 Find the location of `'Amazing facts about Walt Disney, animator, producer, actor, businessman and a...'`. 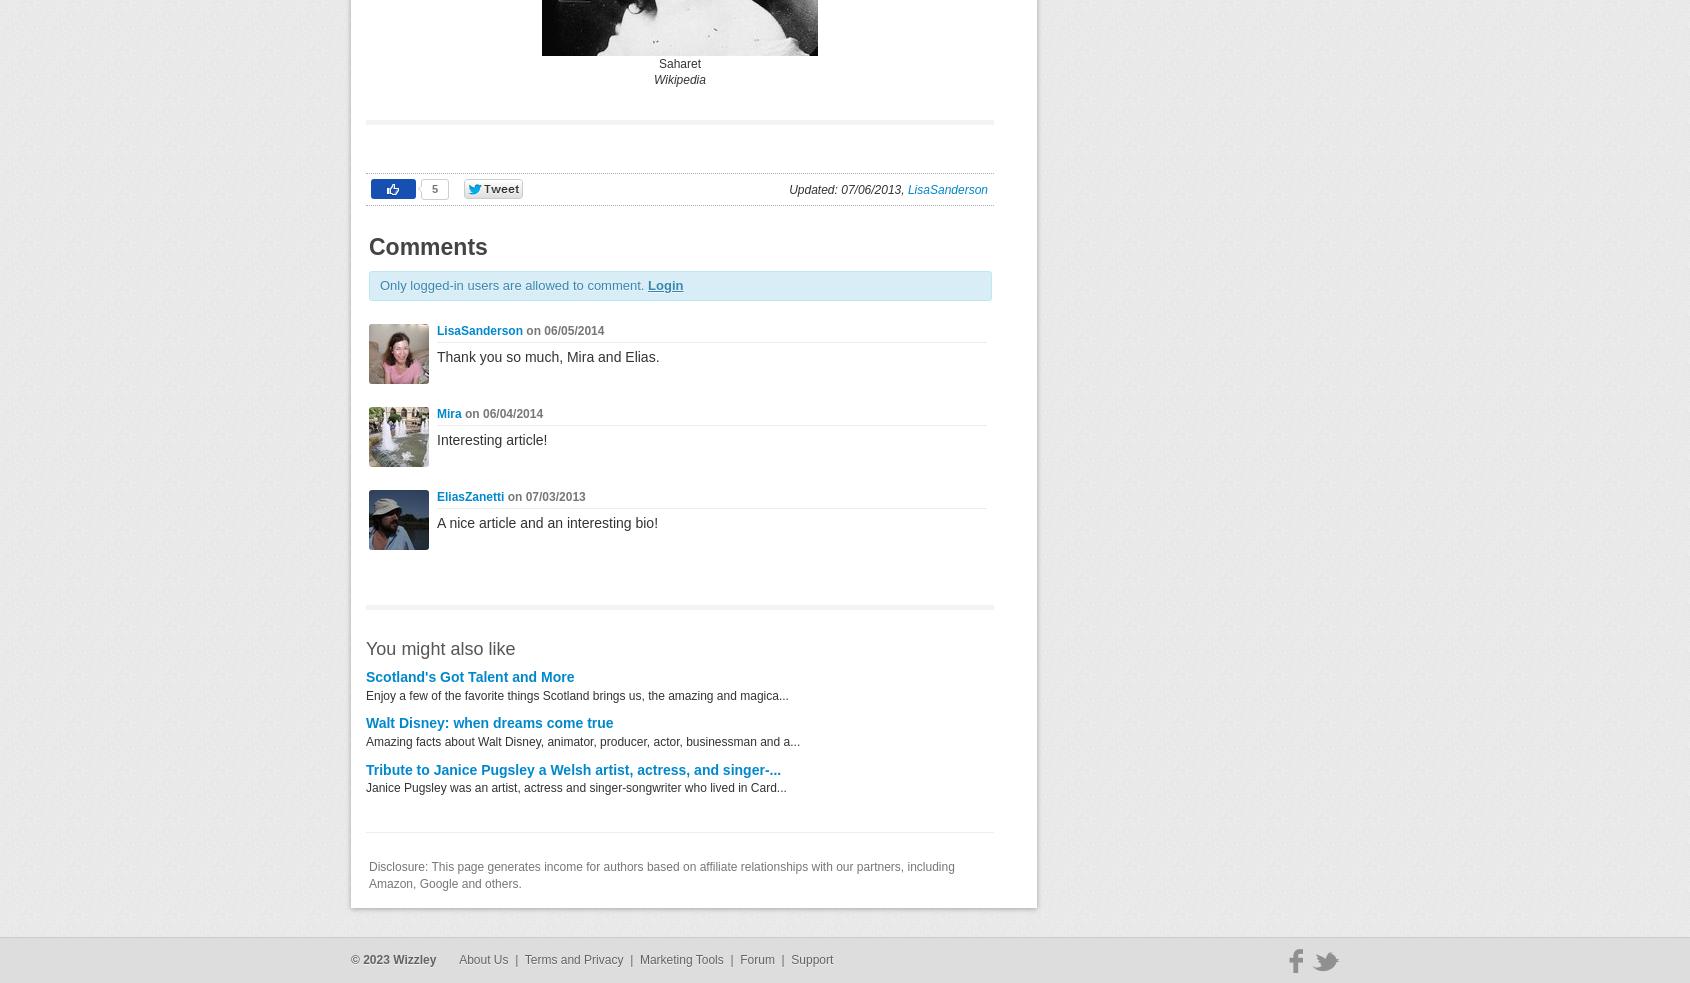

'Amazing facts about Walt Disney, animator, producer, actor, businessman and a...' is located at coordinates (582, 739).